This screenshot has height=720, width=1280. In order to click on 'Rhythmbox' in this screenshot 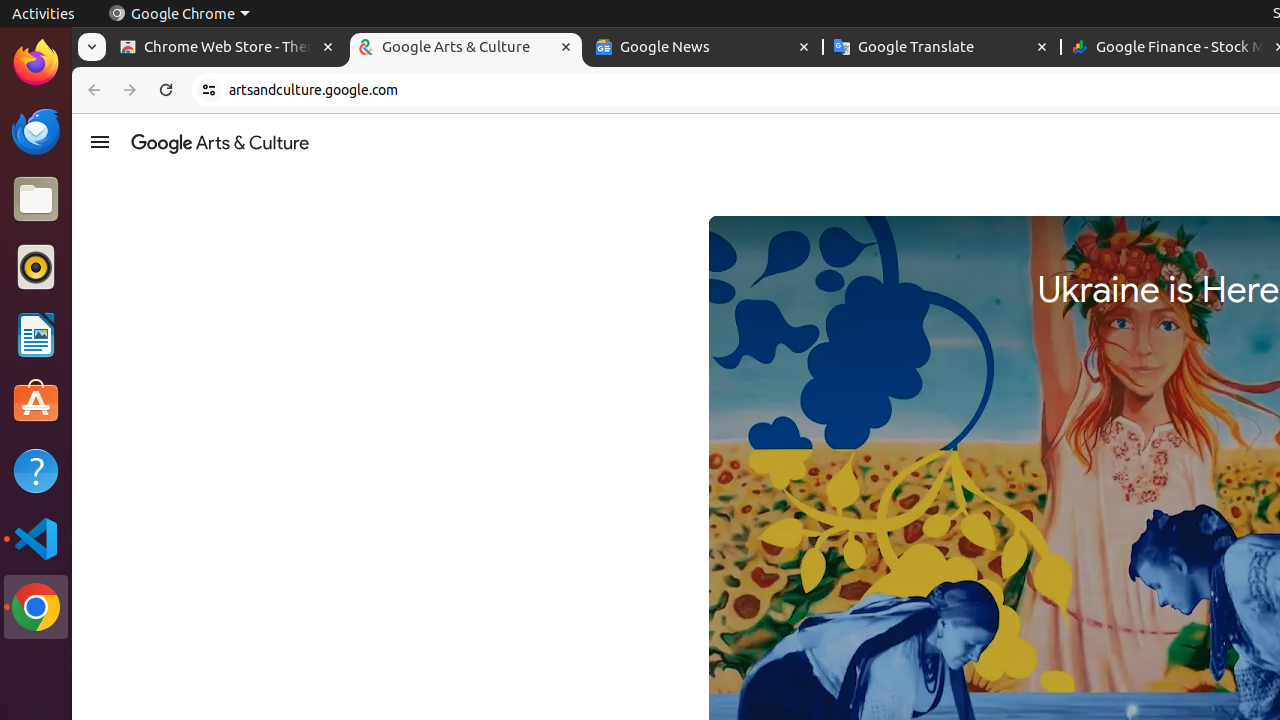, I will do `click(35, 265)`.